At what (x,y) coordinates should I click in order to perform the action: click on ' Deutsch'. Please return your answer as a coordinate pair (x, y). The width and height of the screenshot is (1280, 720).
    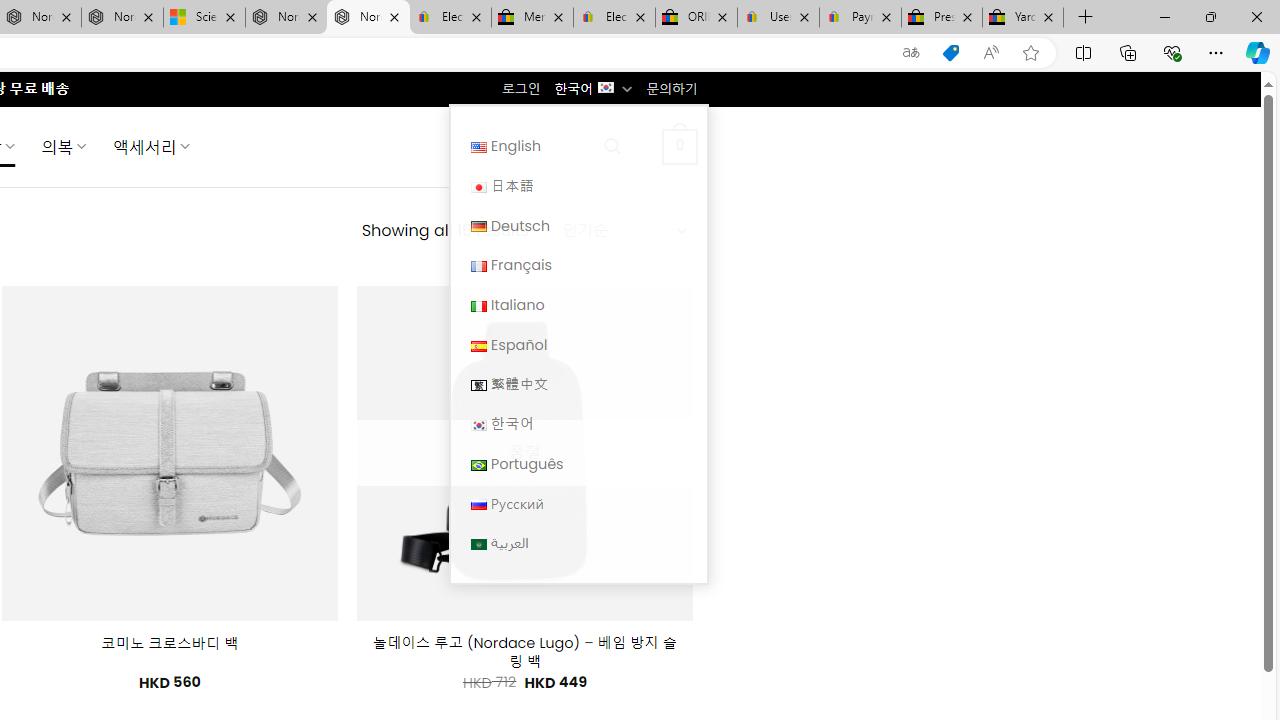
    Looking at the image, I should click on (577, 225).